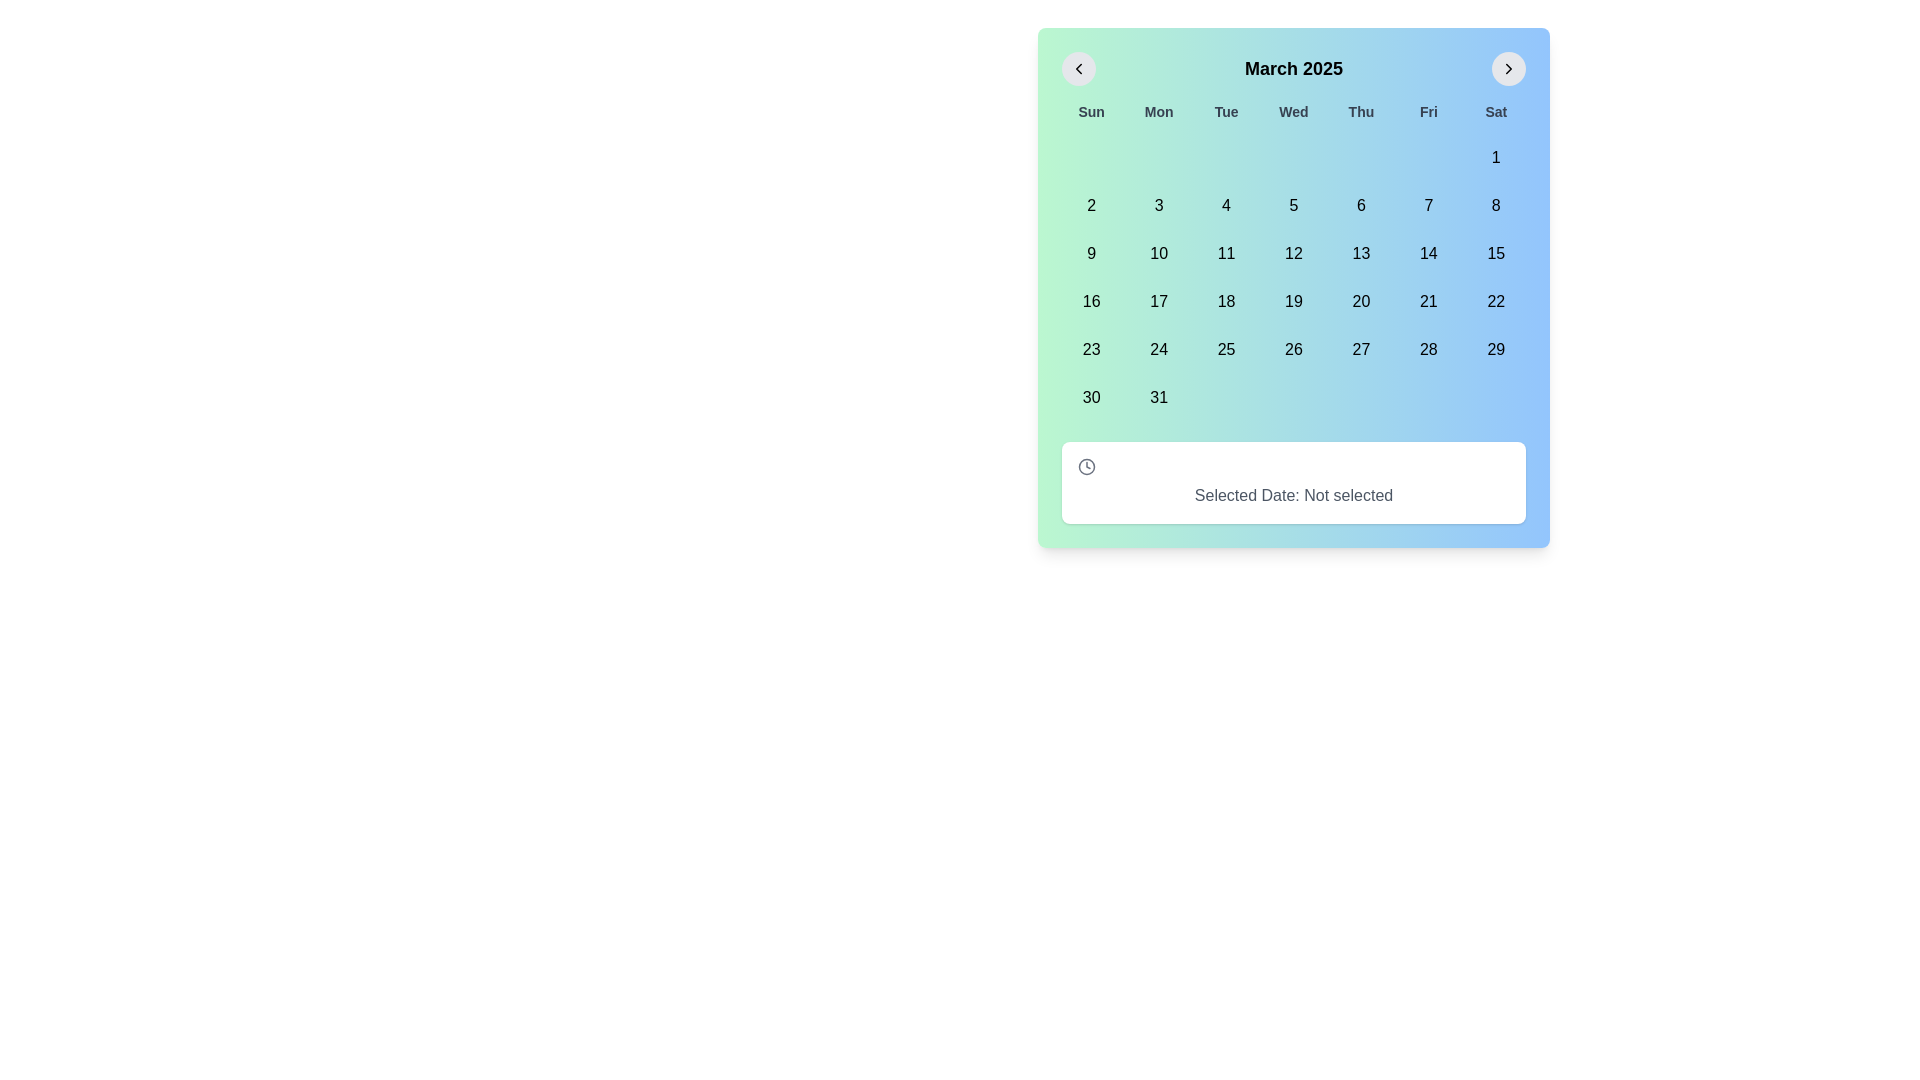 The width and height of the screenshot is (1920, 1080). Describe the element at coordinates (1225, 349) in the screenshot. I see `the rectangular button labeled '25' in the fourth row and third column of the month calendar grid` at that location.